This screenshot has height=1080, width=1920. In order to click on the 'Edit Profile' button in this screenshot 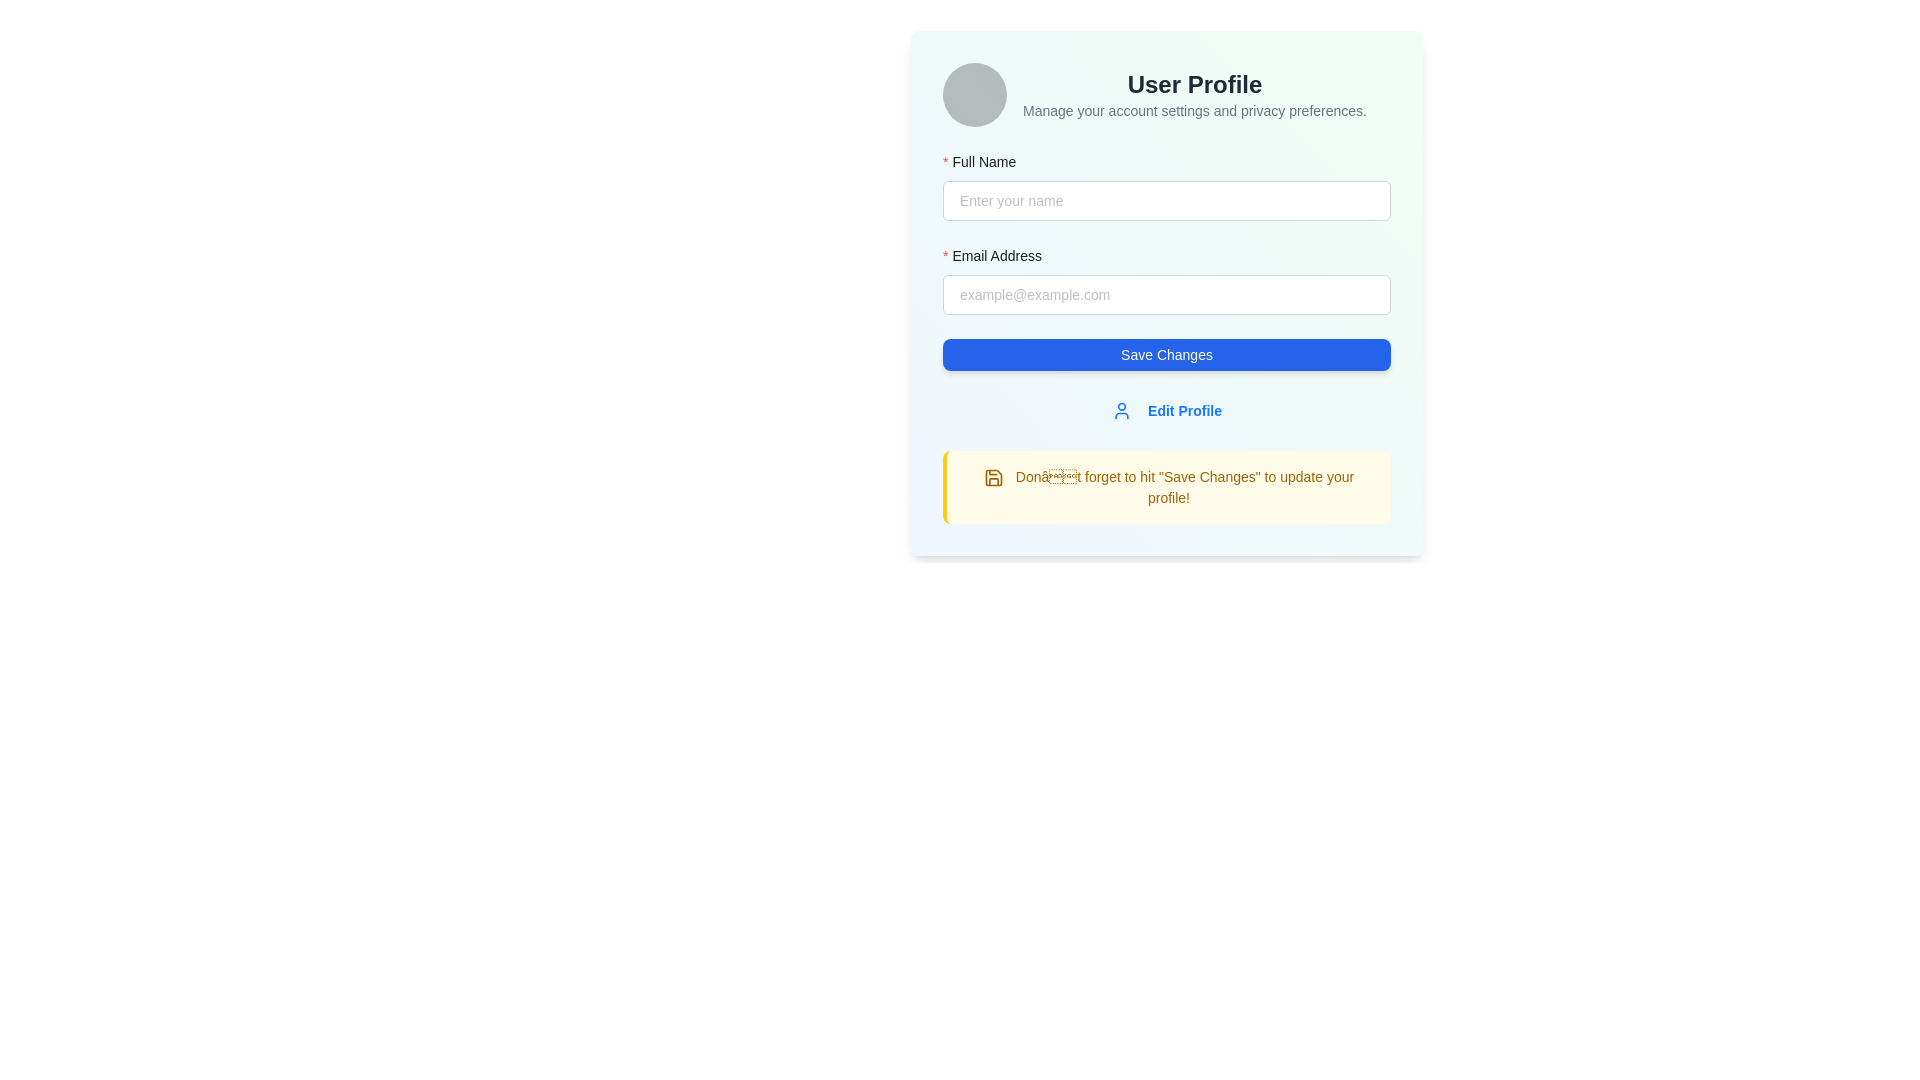, I will do `click(1166, 410)`.